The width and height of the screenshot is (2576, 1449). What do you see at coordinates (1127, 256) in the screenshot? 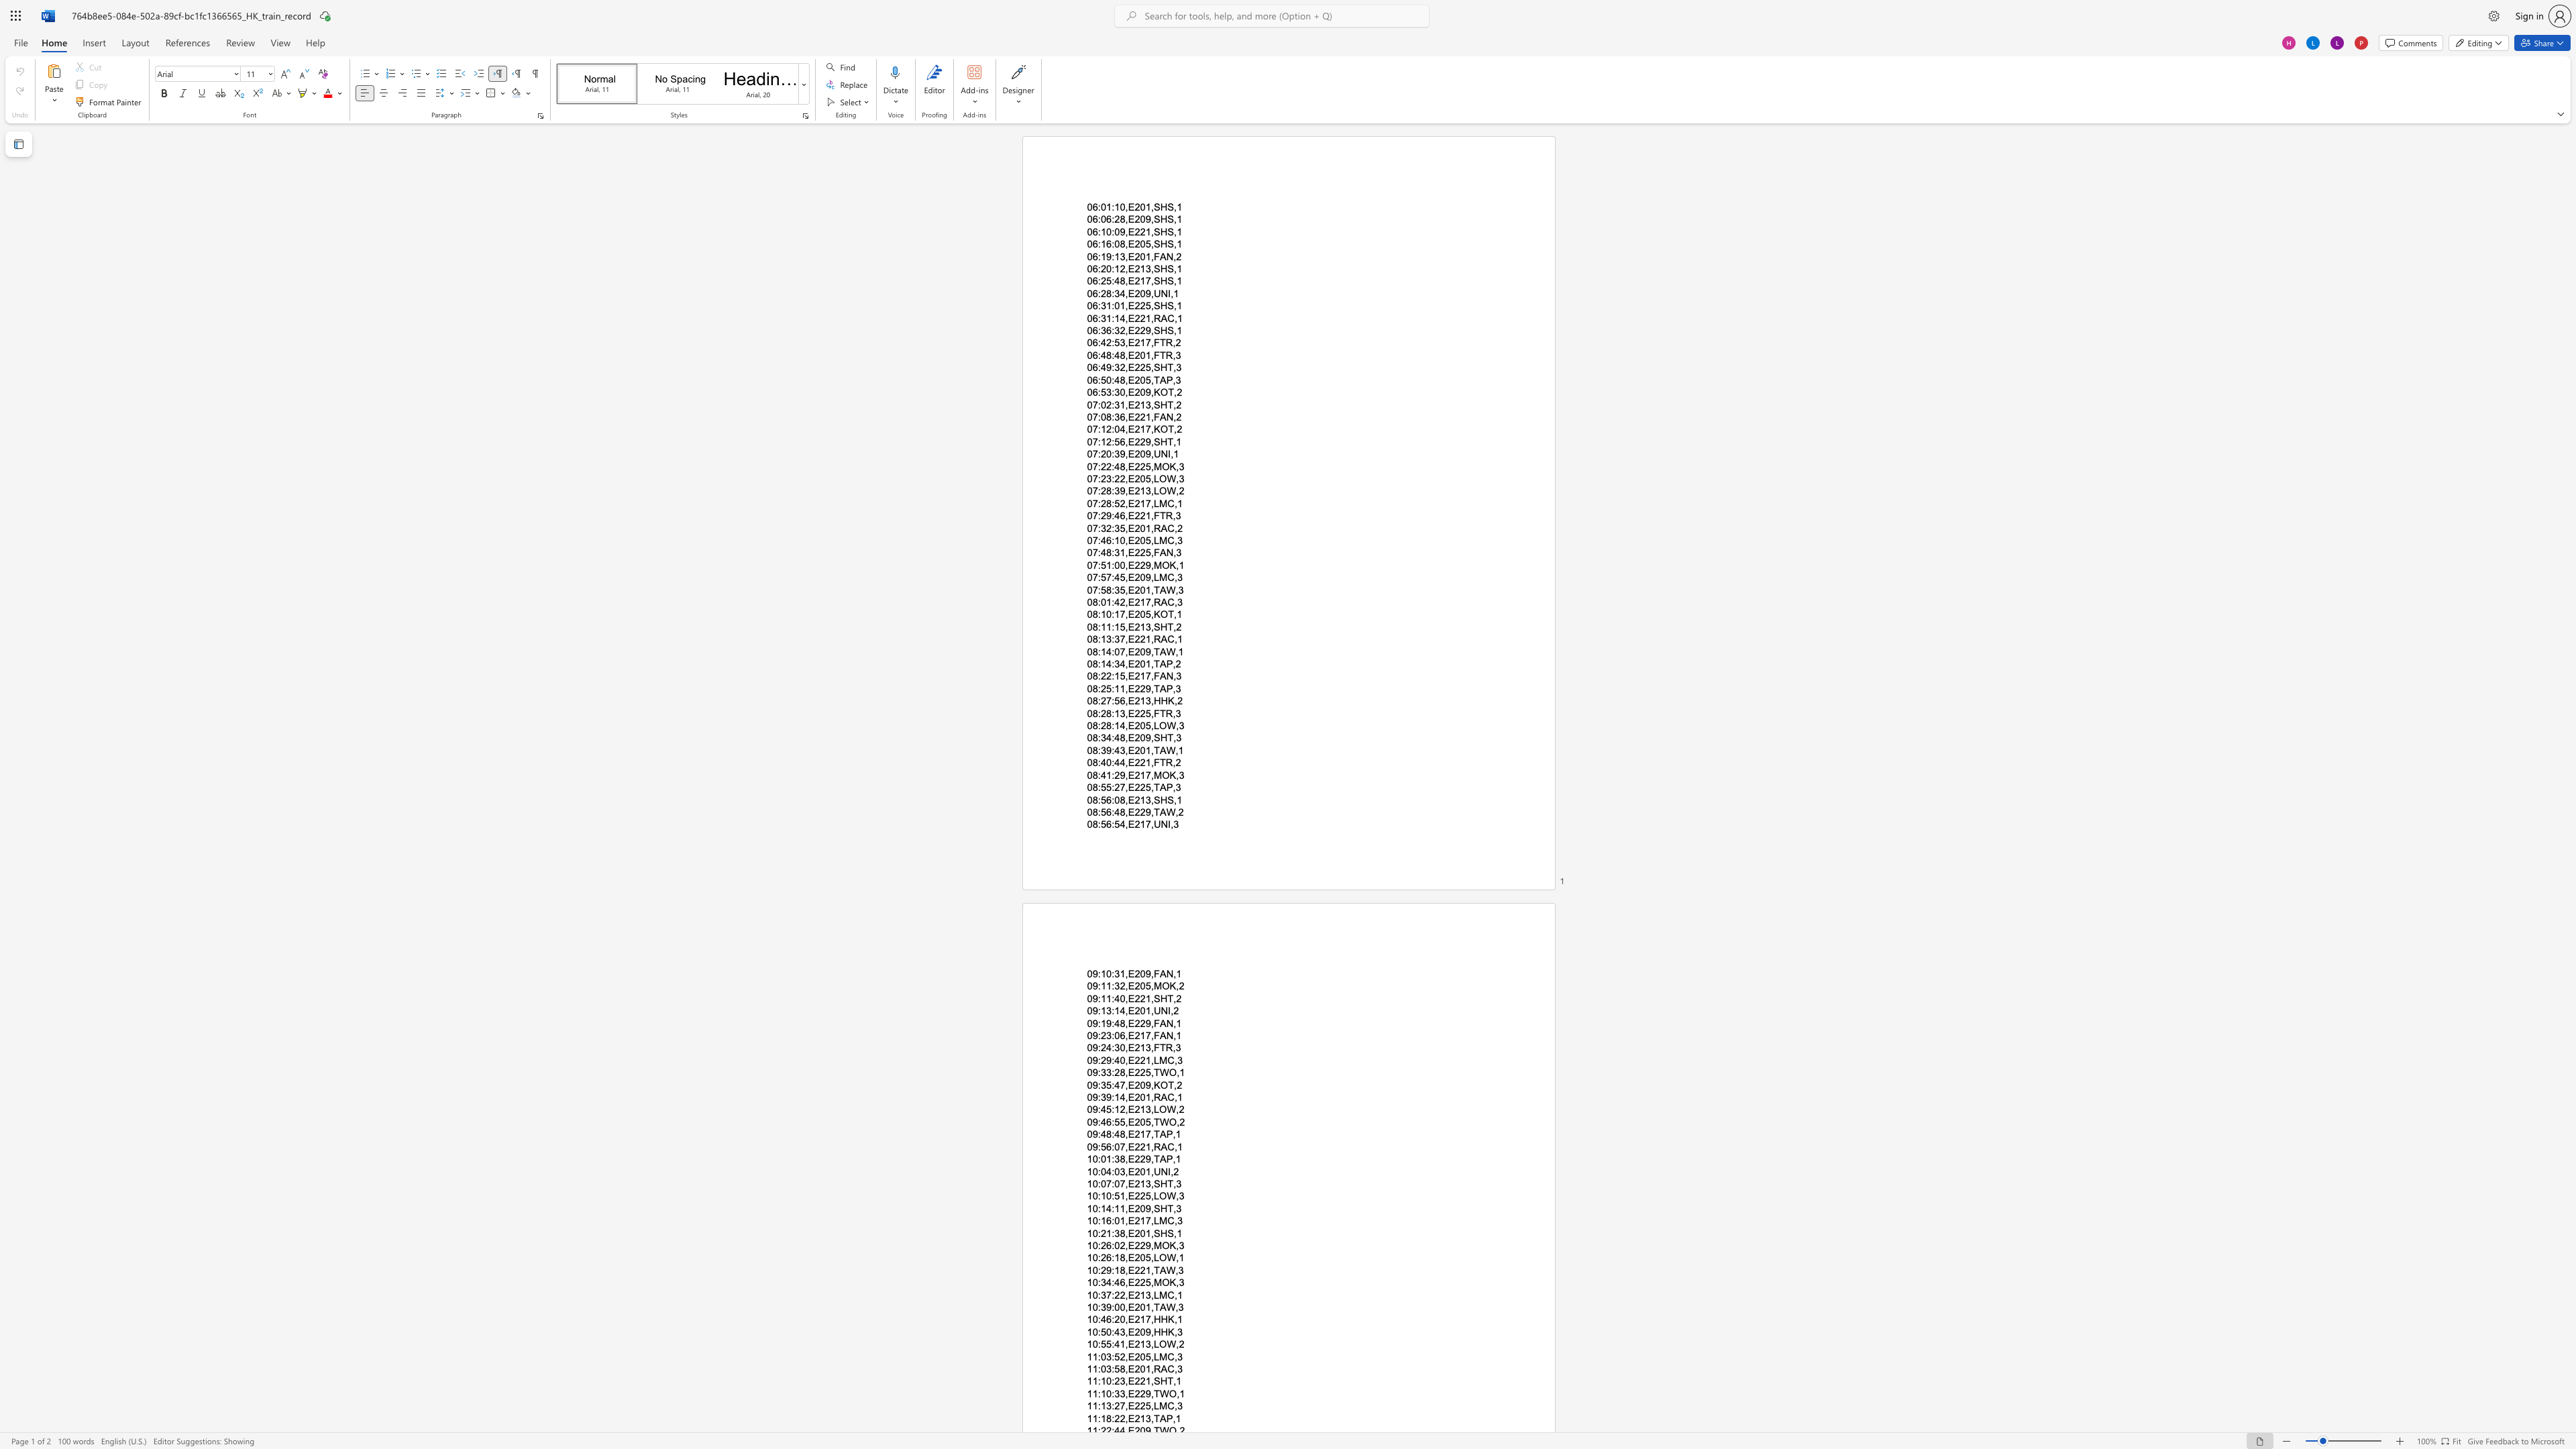
I see `the subset text "E201" within the text "06:19:13,E201,FAN,2"` at bounding box center [1127, 256].